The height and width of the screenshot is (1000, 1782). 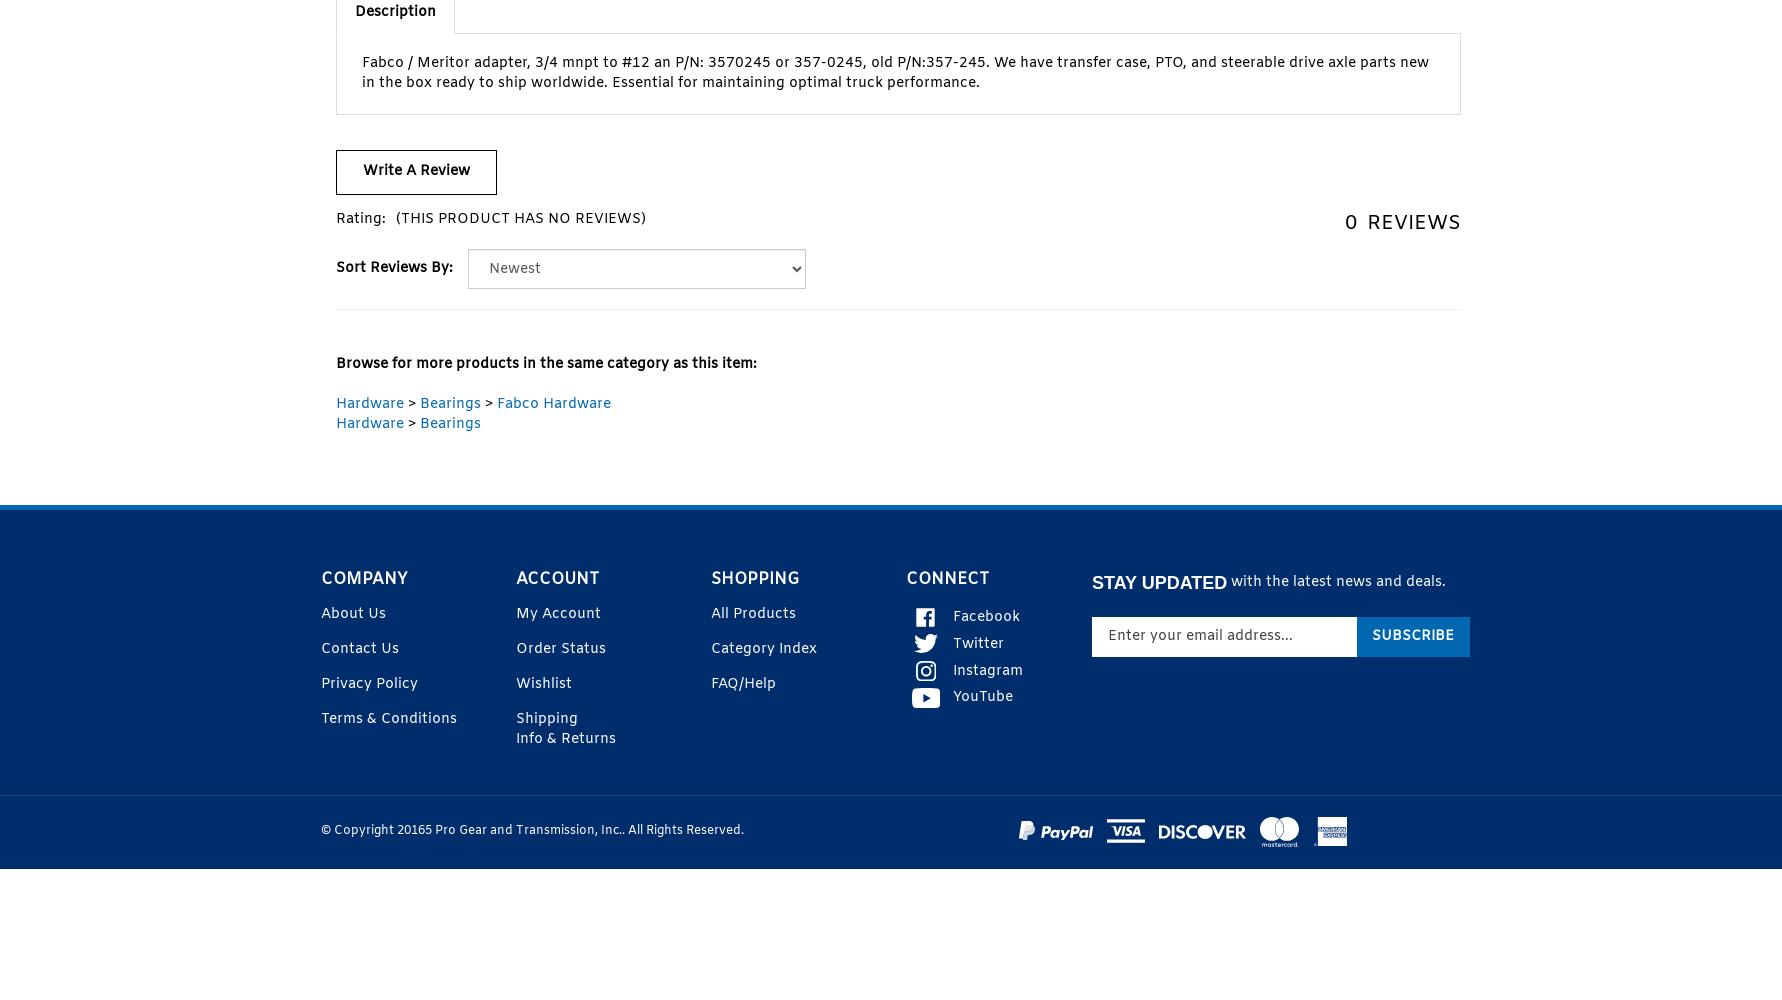 I want to click on 'Facebook', so click(x=985, y=615).